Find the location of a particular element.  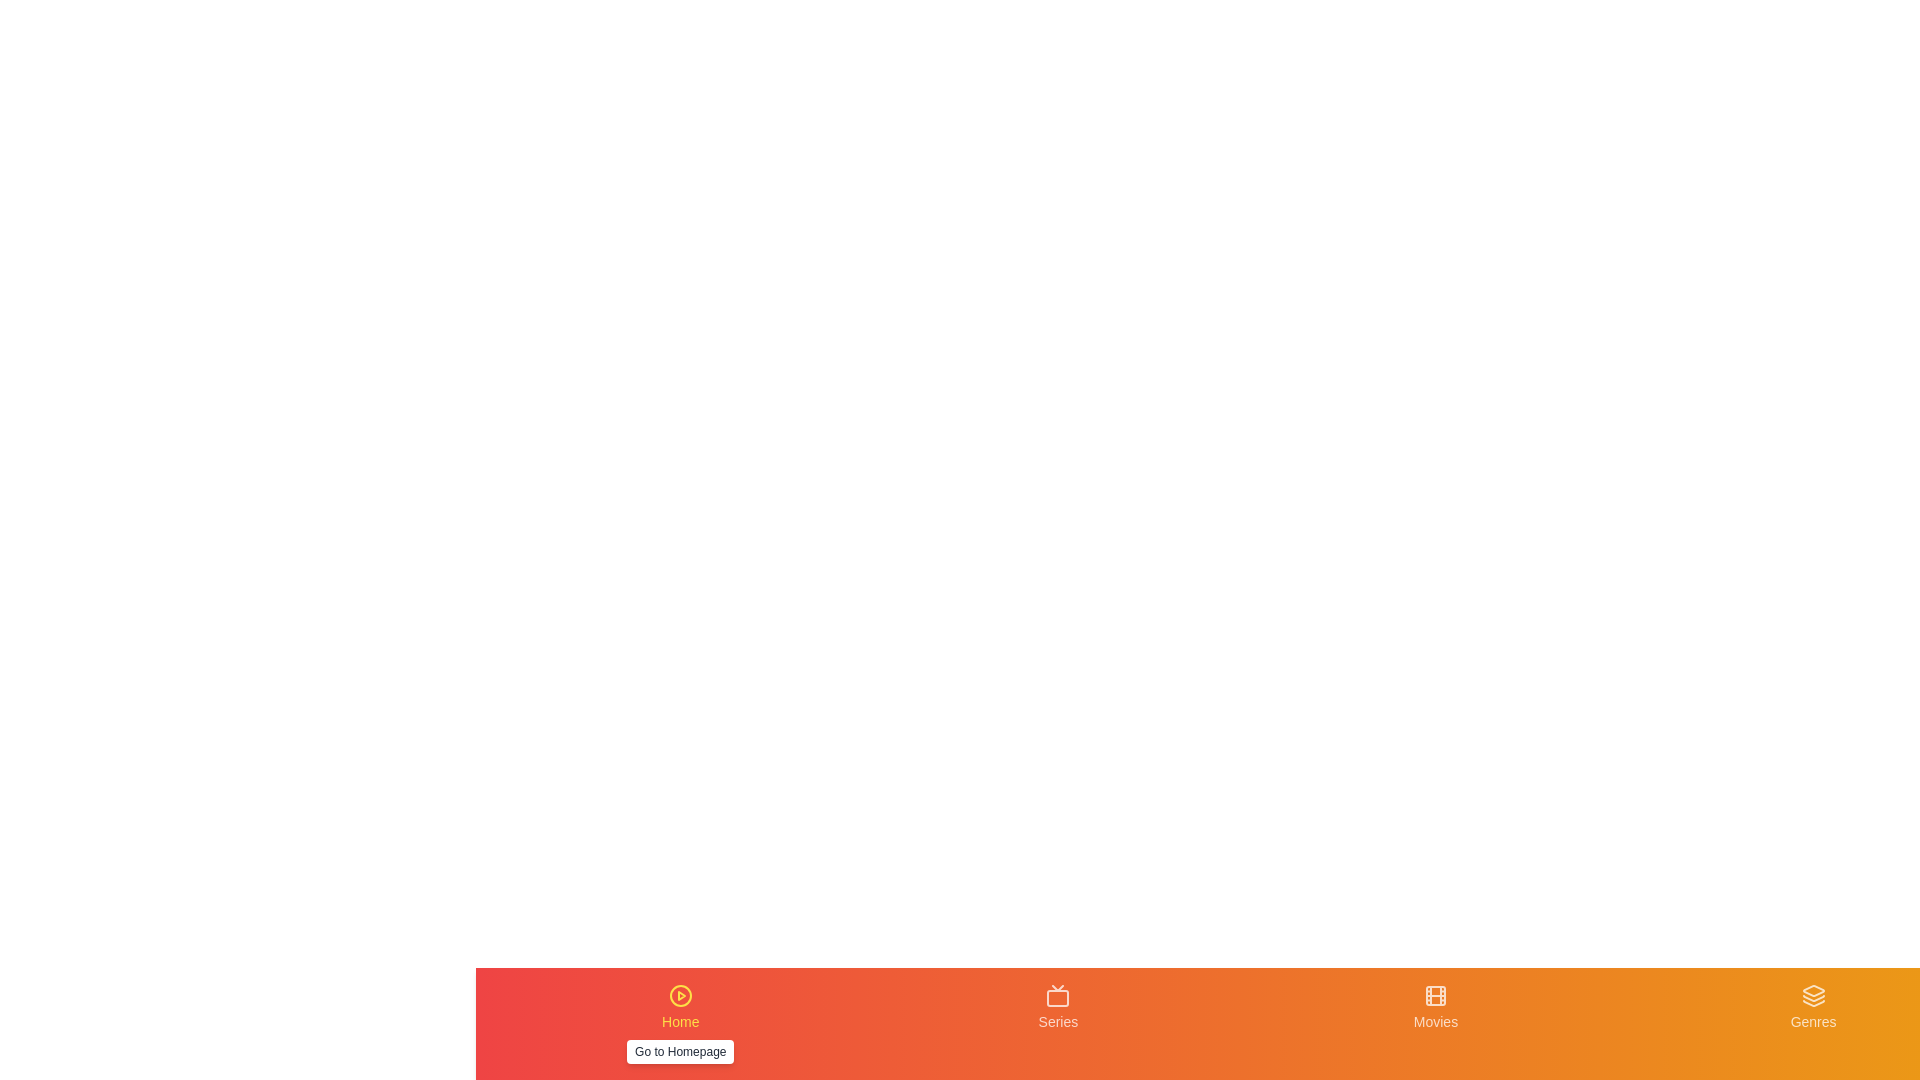

the tab labeled Series to preview its details is located at coordinates (1056, 1023).